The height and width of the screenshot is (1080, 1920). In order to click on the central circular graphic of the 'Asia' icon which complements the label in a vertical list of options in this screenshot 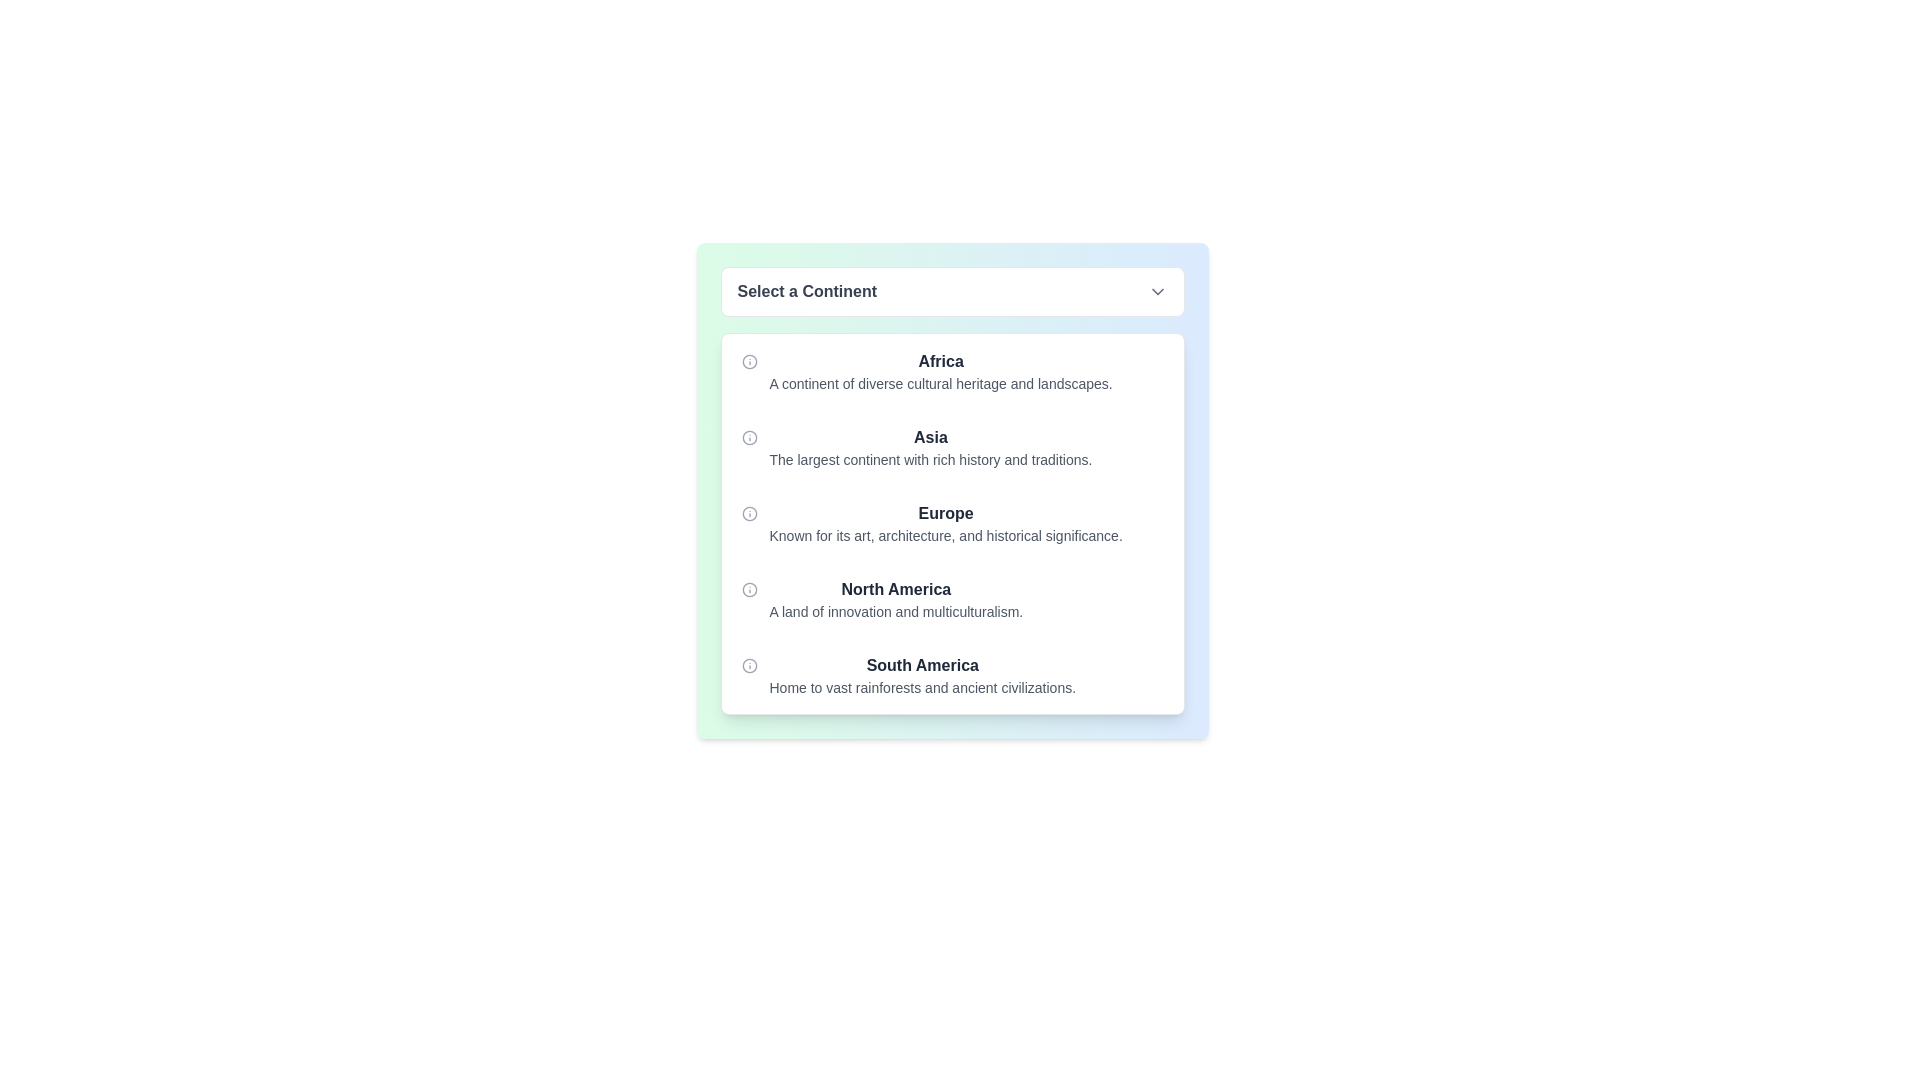, I will do `click(748, 437)`.